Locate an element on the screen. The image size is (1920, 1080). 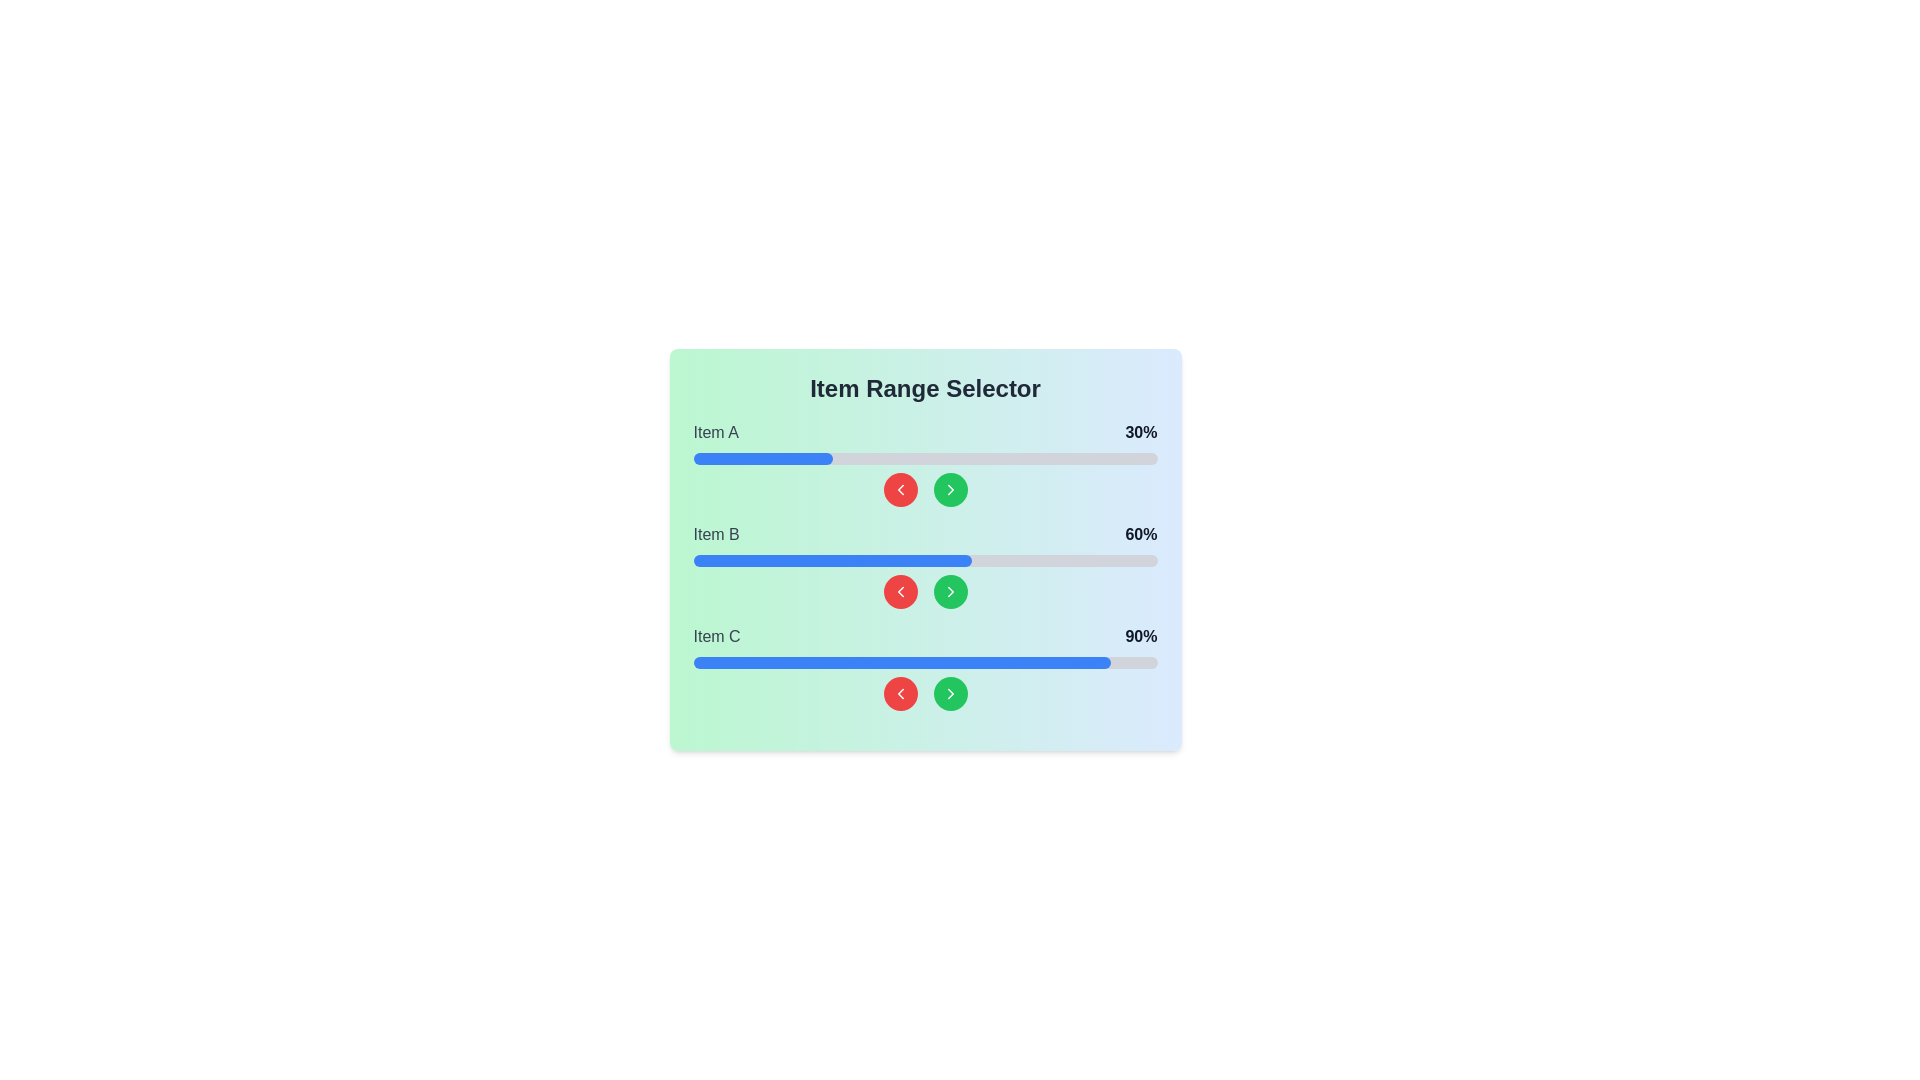
the Text Display showing '60%' in bold dark gray, which is the second value indicator in the 'Item Range Selector' interface, positioned to the right of 'Item B' is located at coordinates (1141, 534).